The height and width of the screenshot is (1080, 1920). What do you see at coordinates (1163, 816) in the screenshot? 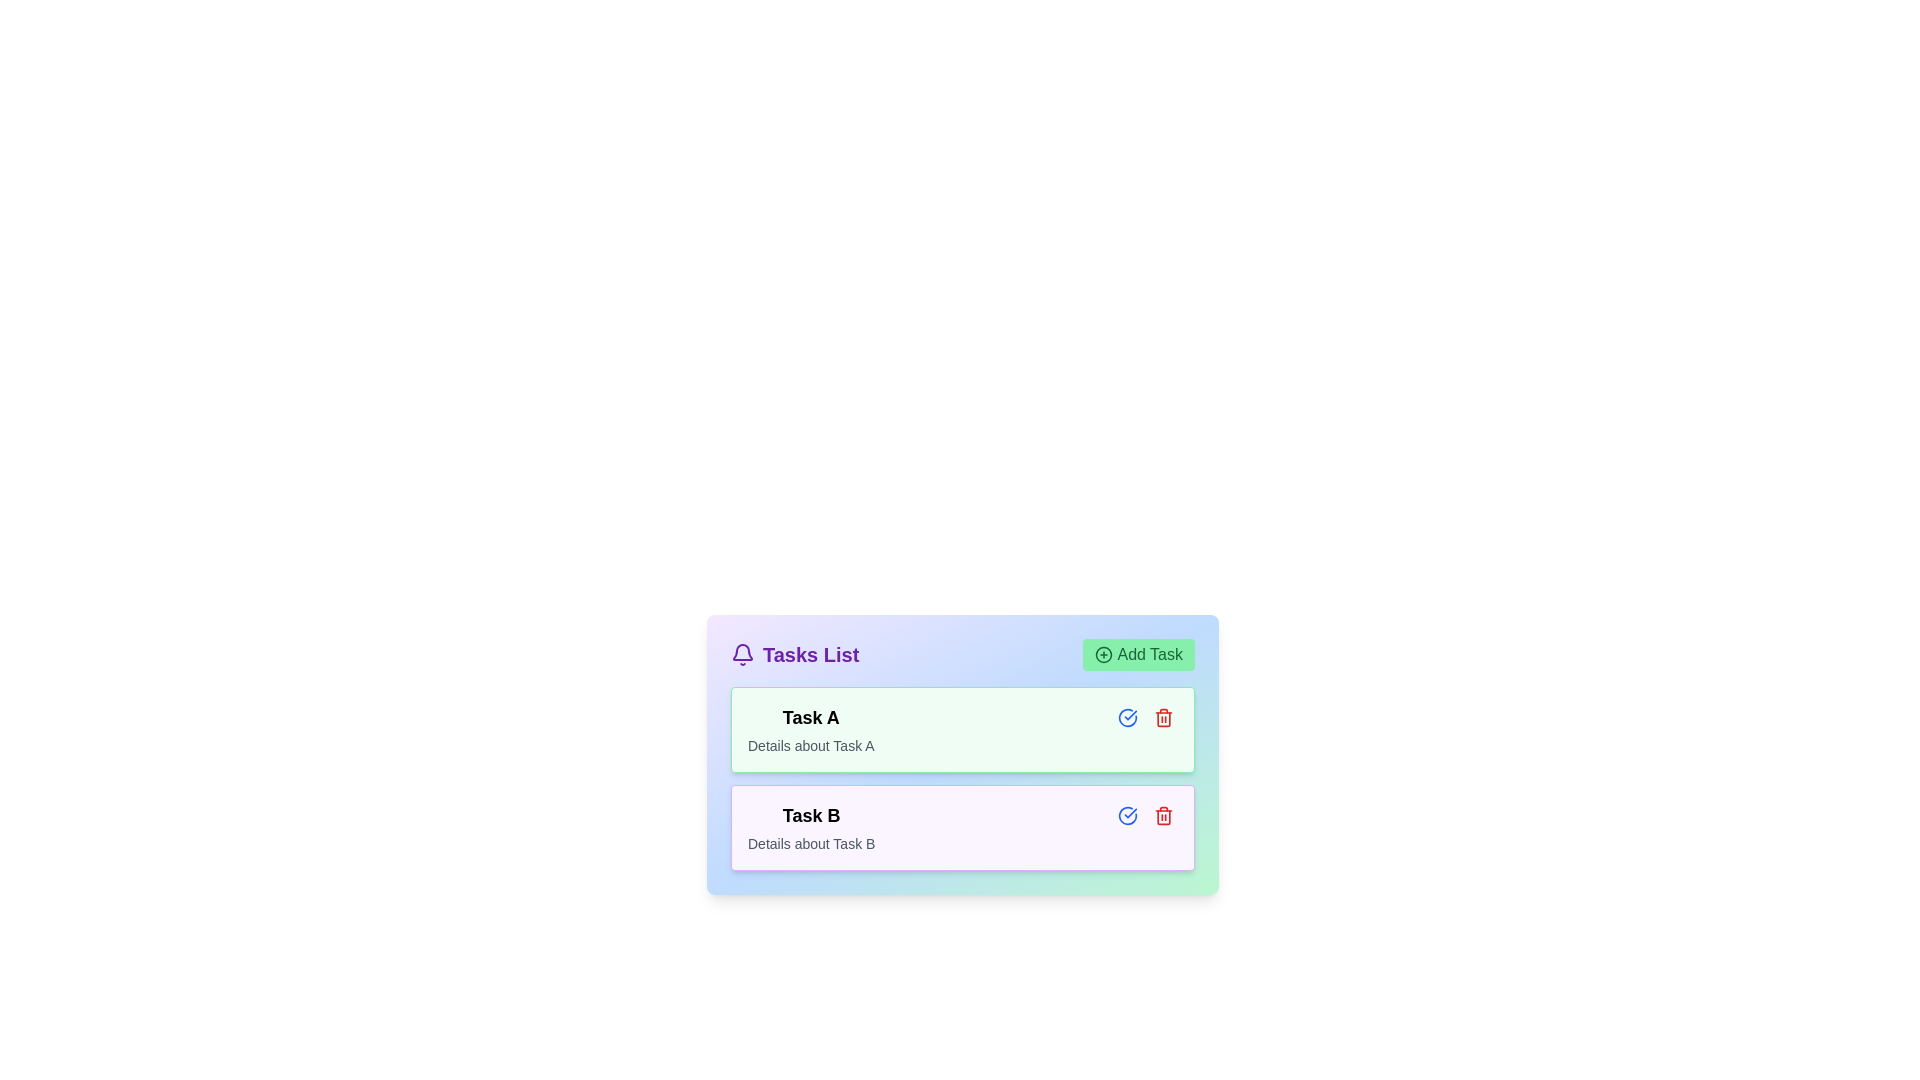
I see `the deletion icon button located in the bottom right corner of the 'Task B' card` at bounding box center [1163, 816].